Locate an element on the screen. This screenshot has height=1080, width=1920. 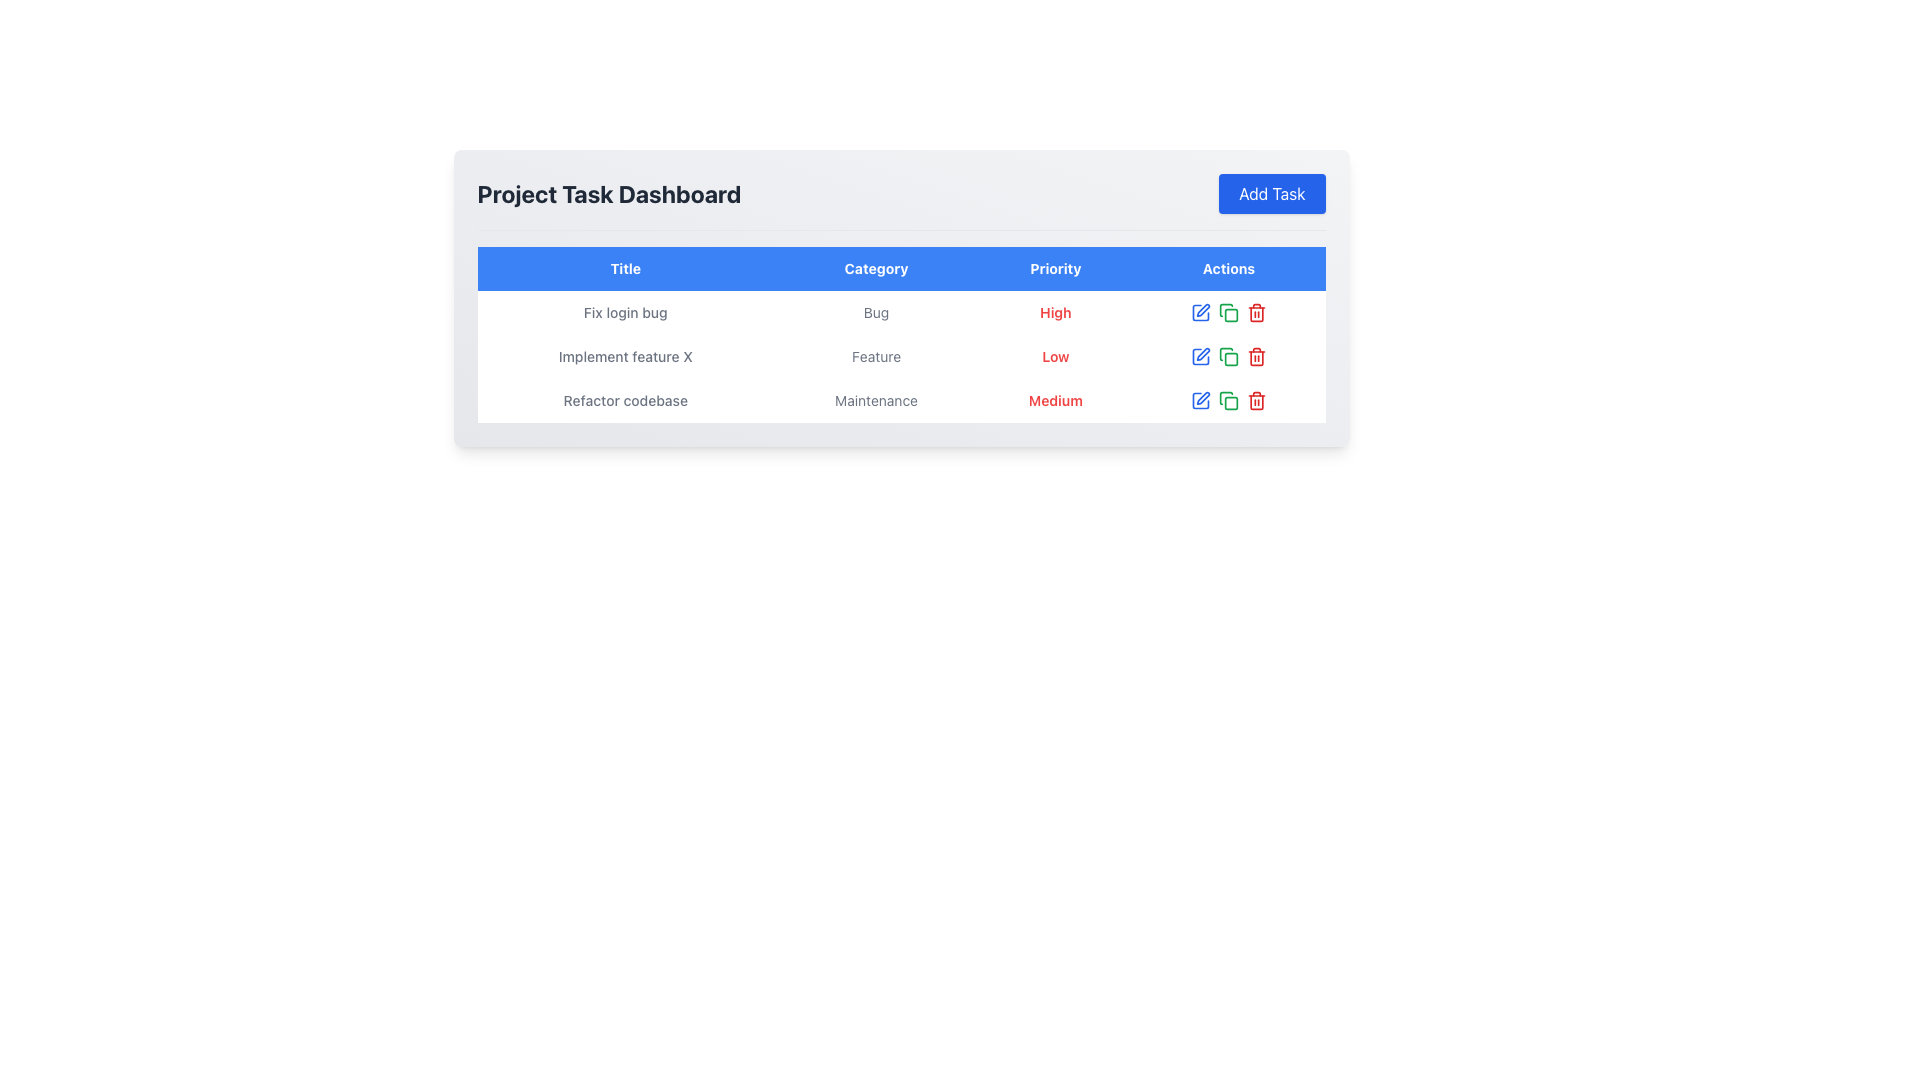
the label that classifies the task 'Fix login bug' under the category 'Bug', located in the second column of the table in the first row is located at coordinates (876, 312).